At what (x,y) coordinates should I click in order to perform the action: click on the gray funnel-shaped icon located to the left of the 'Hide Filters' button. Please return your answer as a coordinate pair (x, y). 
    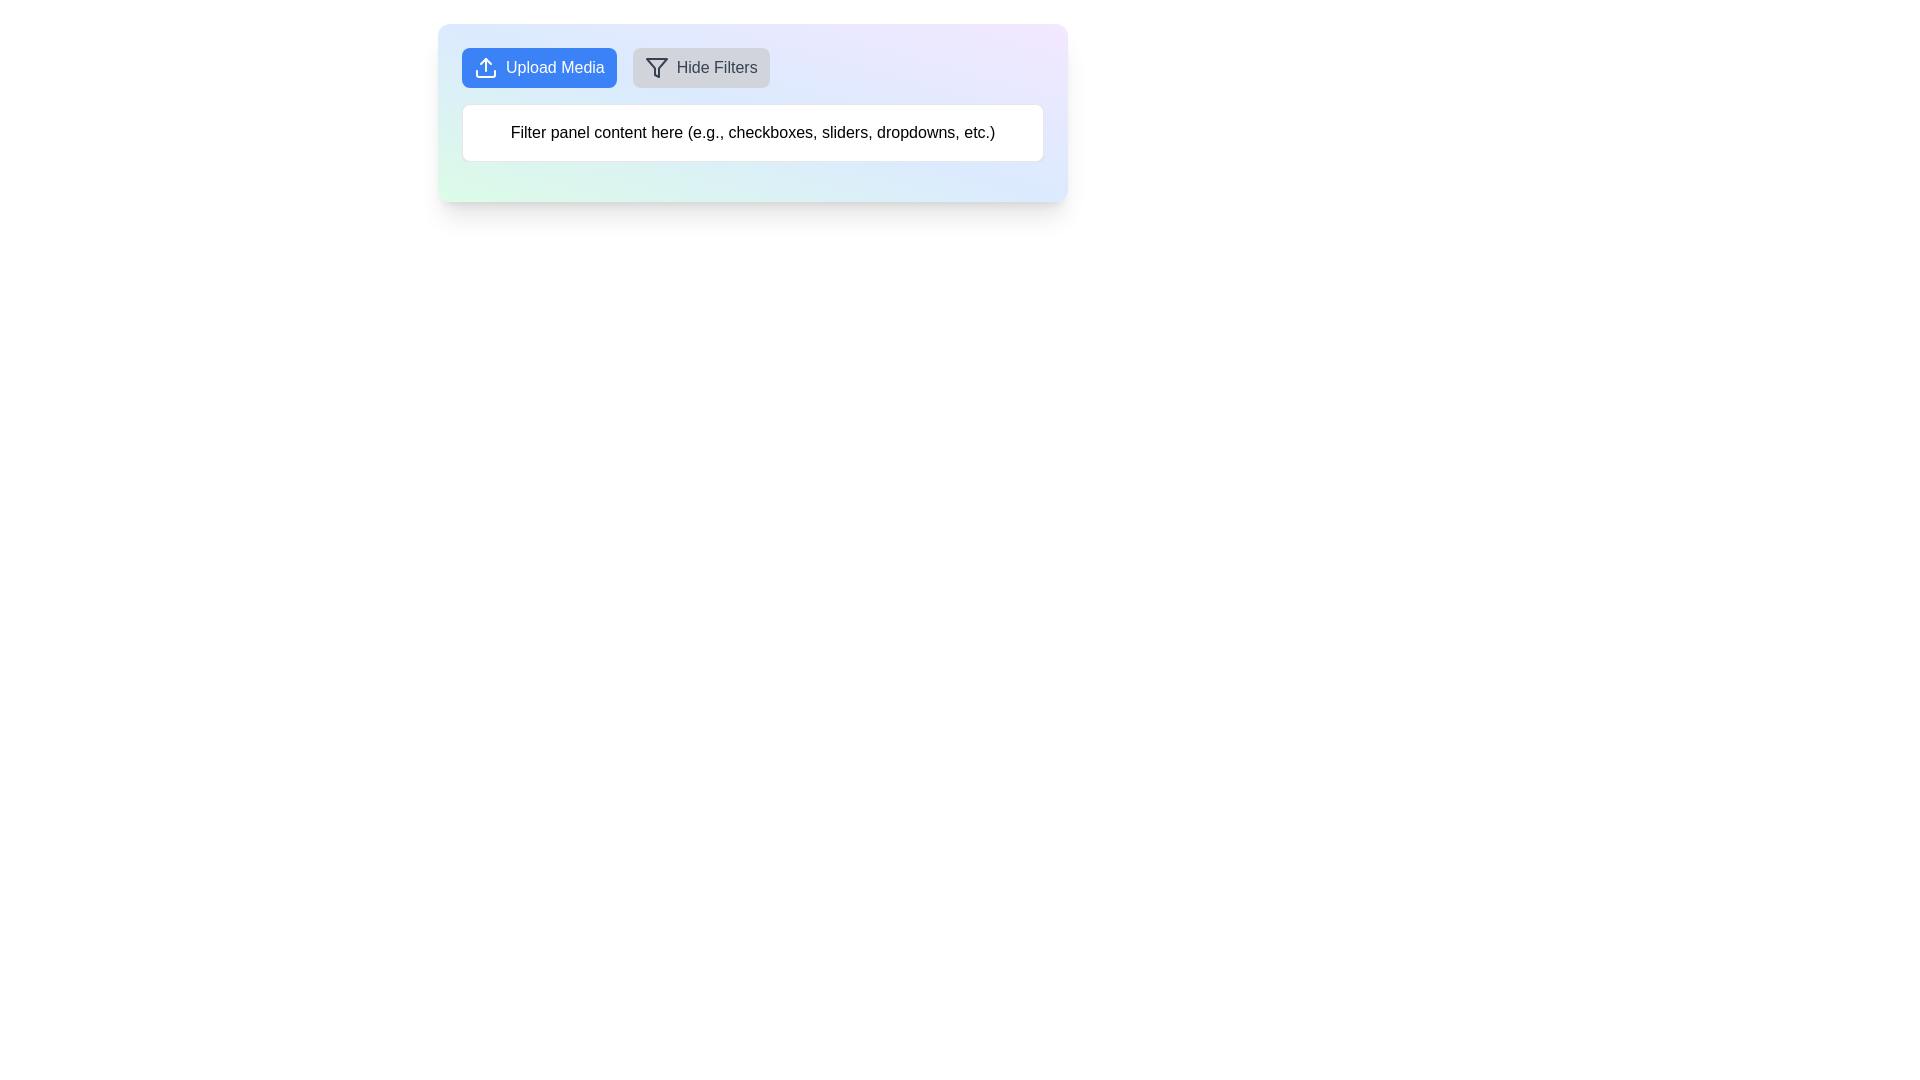
    Looking at the image, I should click on (656, 67).